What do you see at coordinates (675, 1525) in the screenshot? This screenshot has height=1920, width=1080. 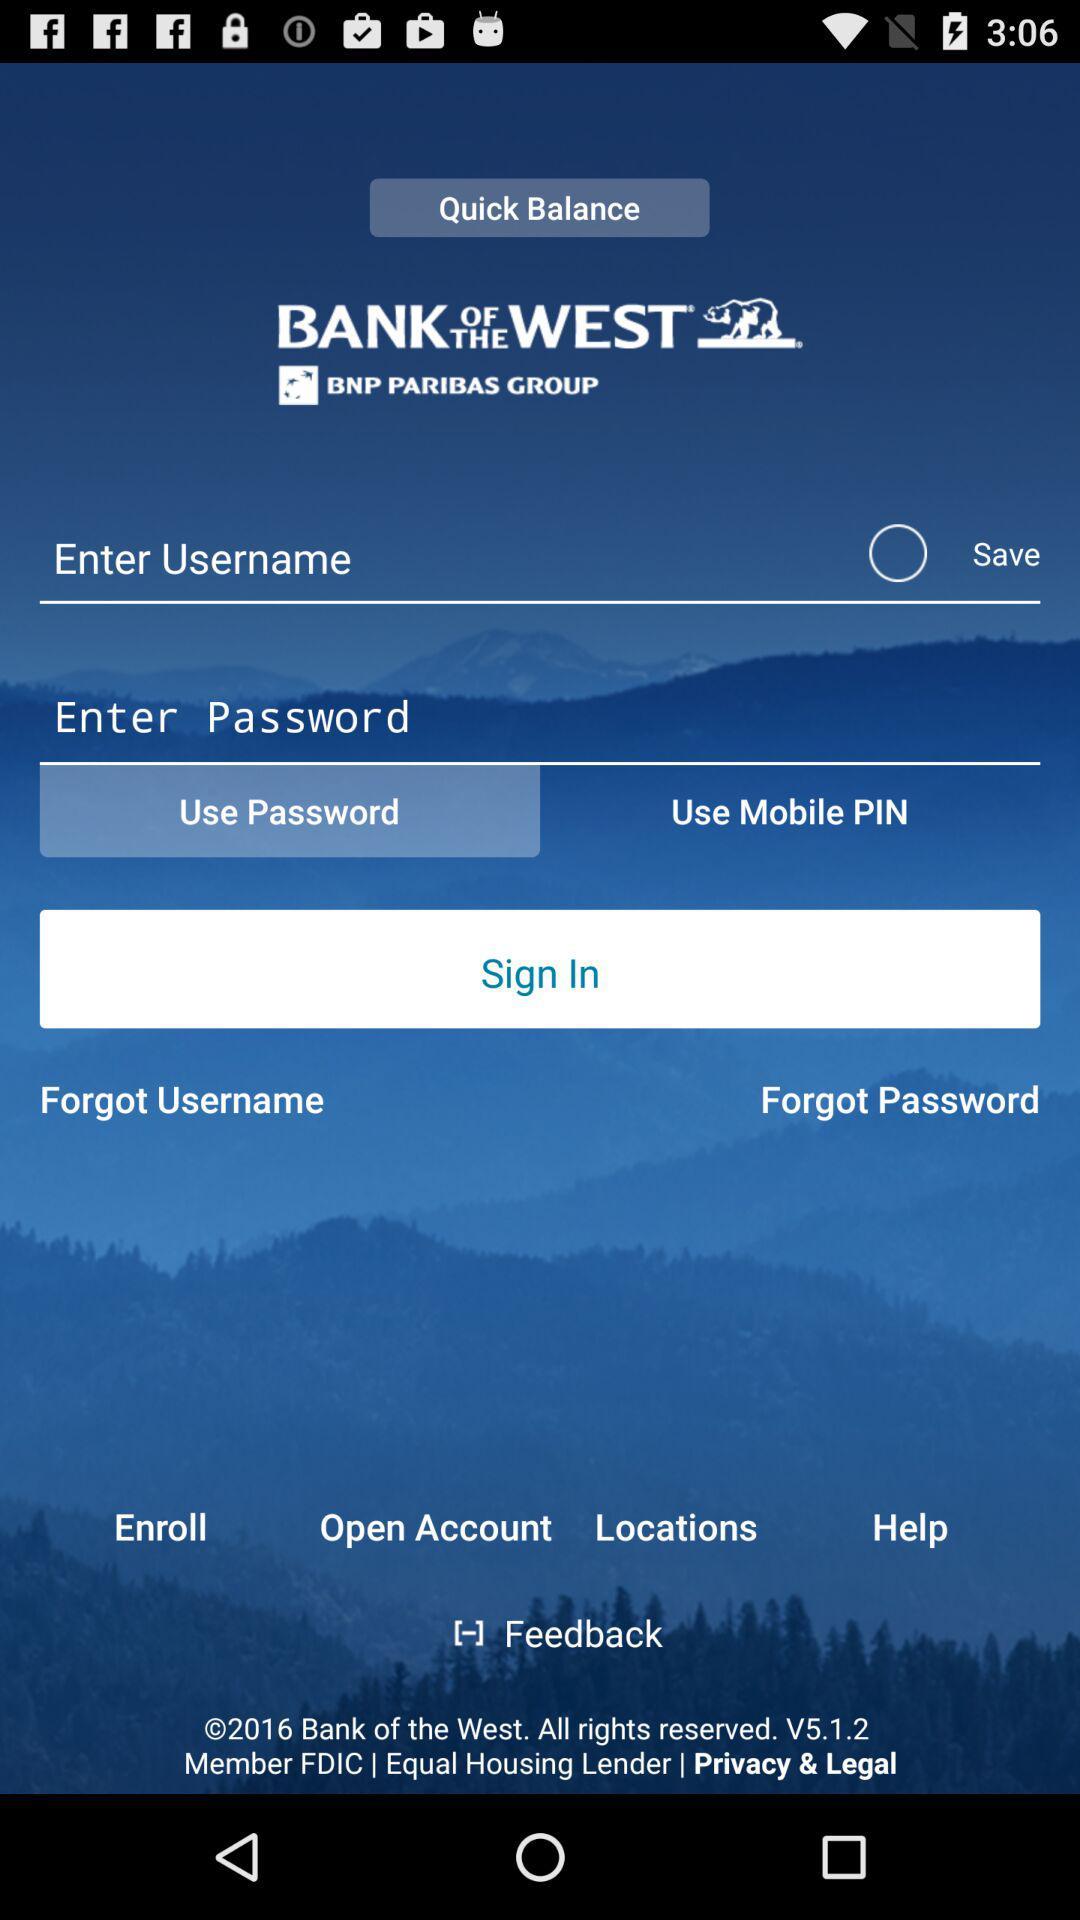 I see `button next to the open account icon` at bounding box center [675, 1525].